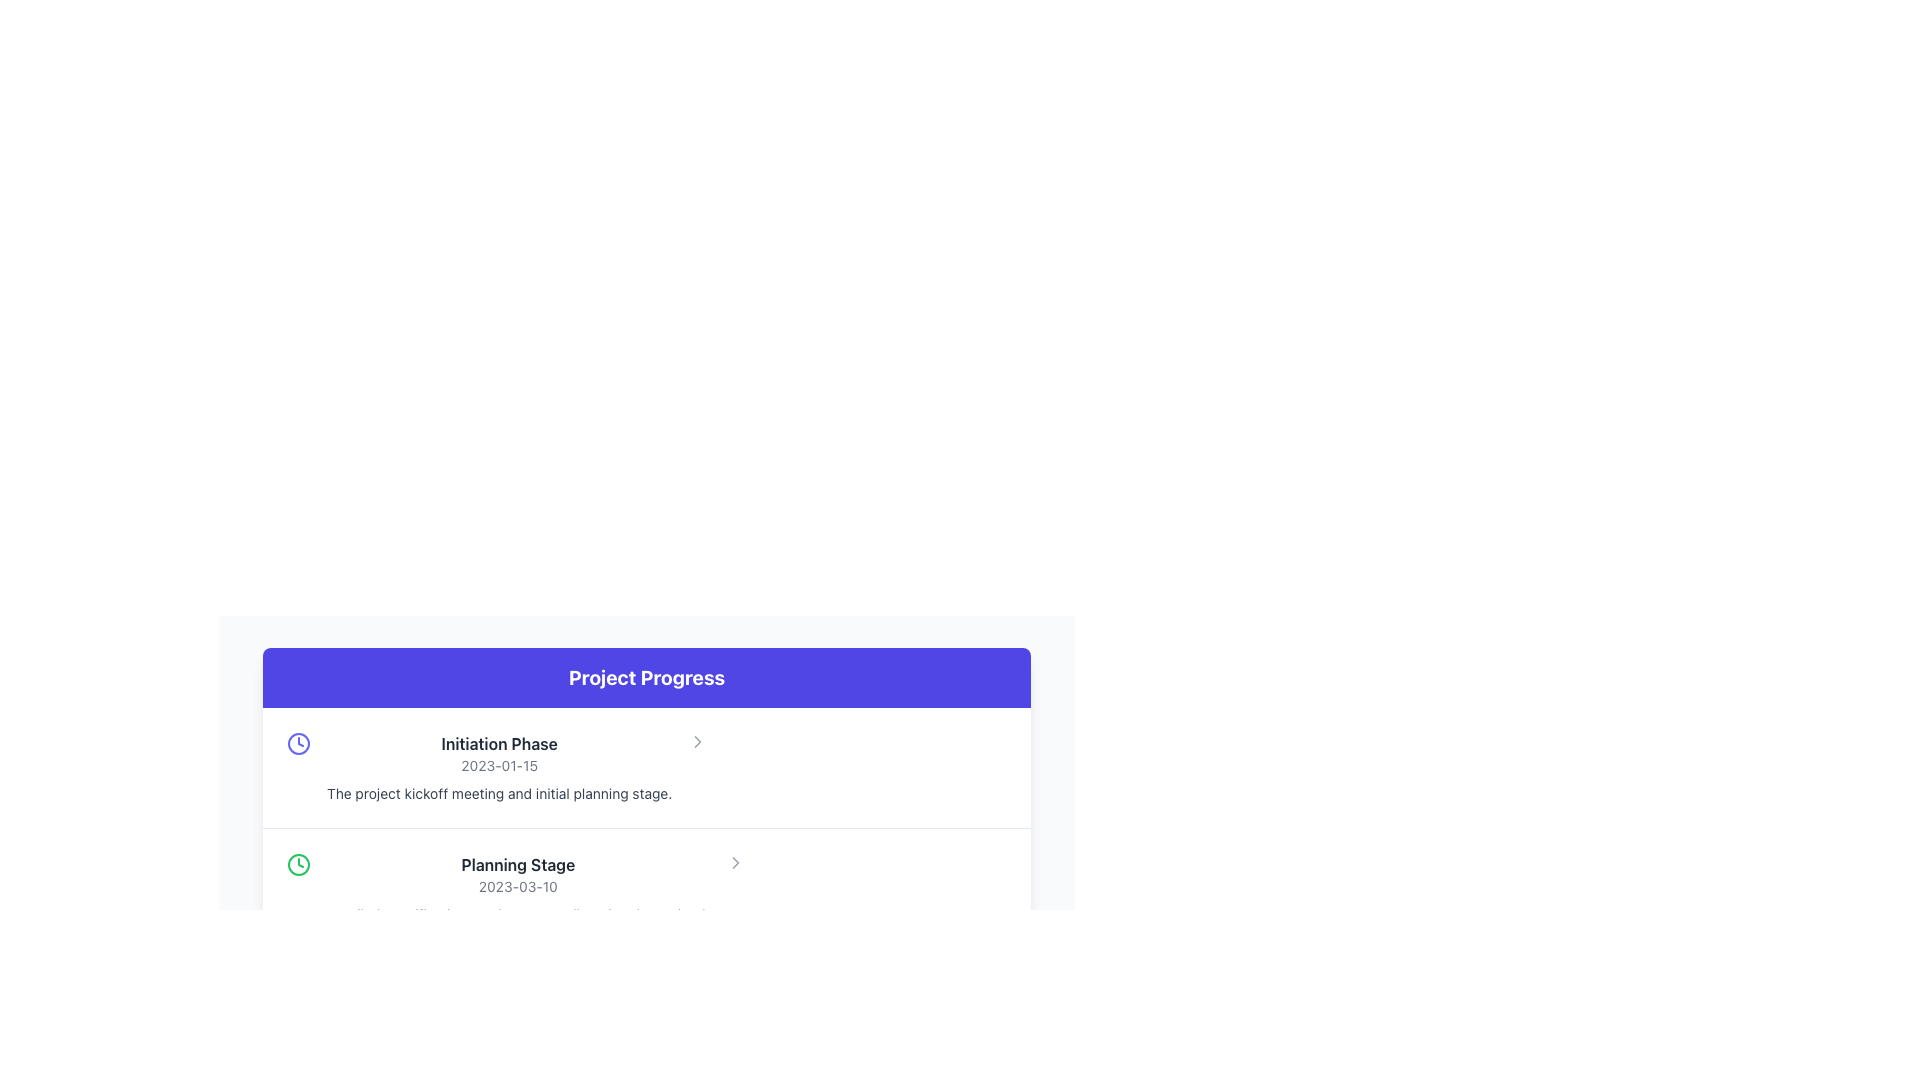 The image size is (1920, 1080). What do you see at coordinates (297, 863) in the screenshot?
I see `the green clock icon located at the far-left side of the 'Planning Stage' section, which precedes the text 'Planning Stage 2023-03-10'` at bounding box center [297, 863].